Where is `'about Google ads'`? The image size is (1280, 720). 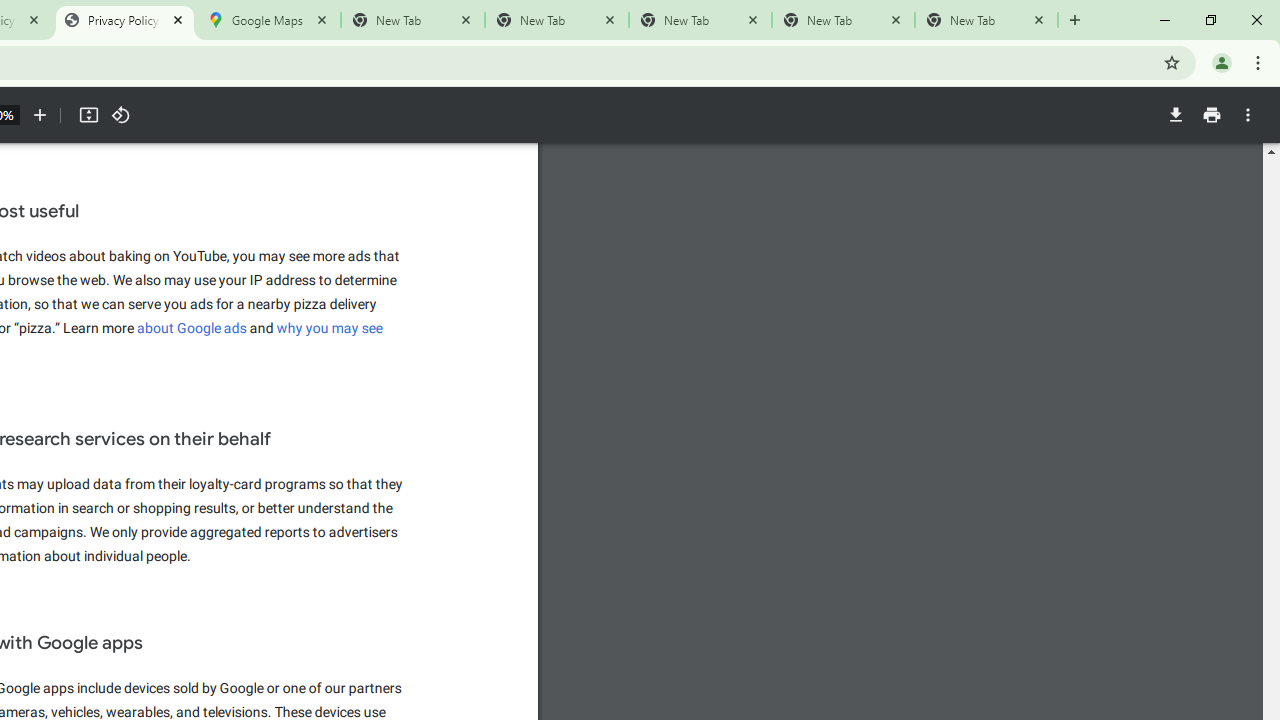 'about Google ads' is located at coordinates (192, 327).